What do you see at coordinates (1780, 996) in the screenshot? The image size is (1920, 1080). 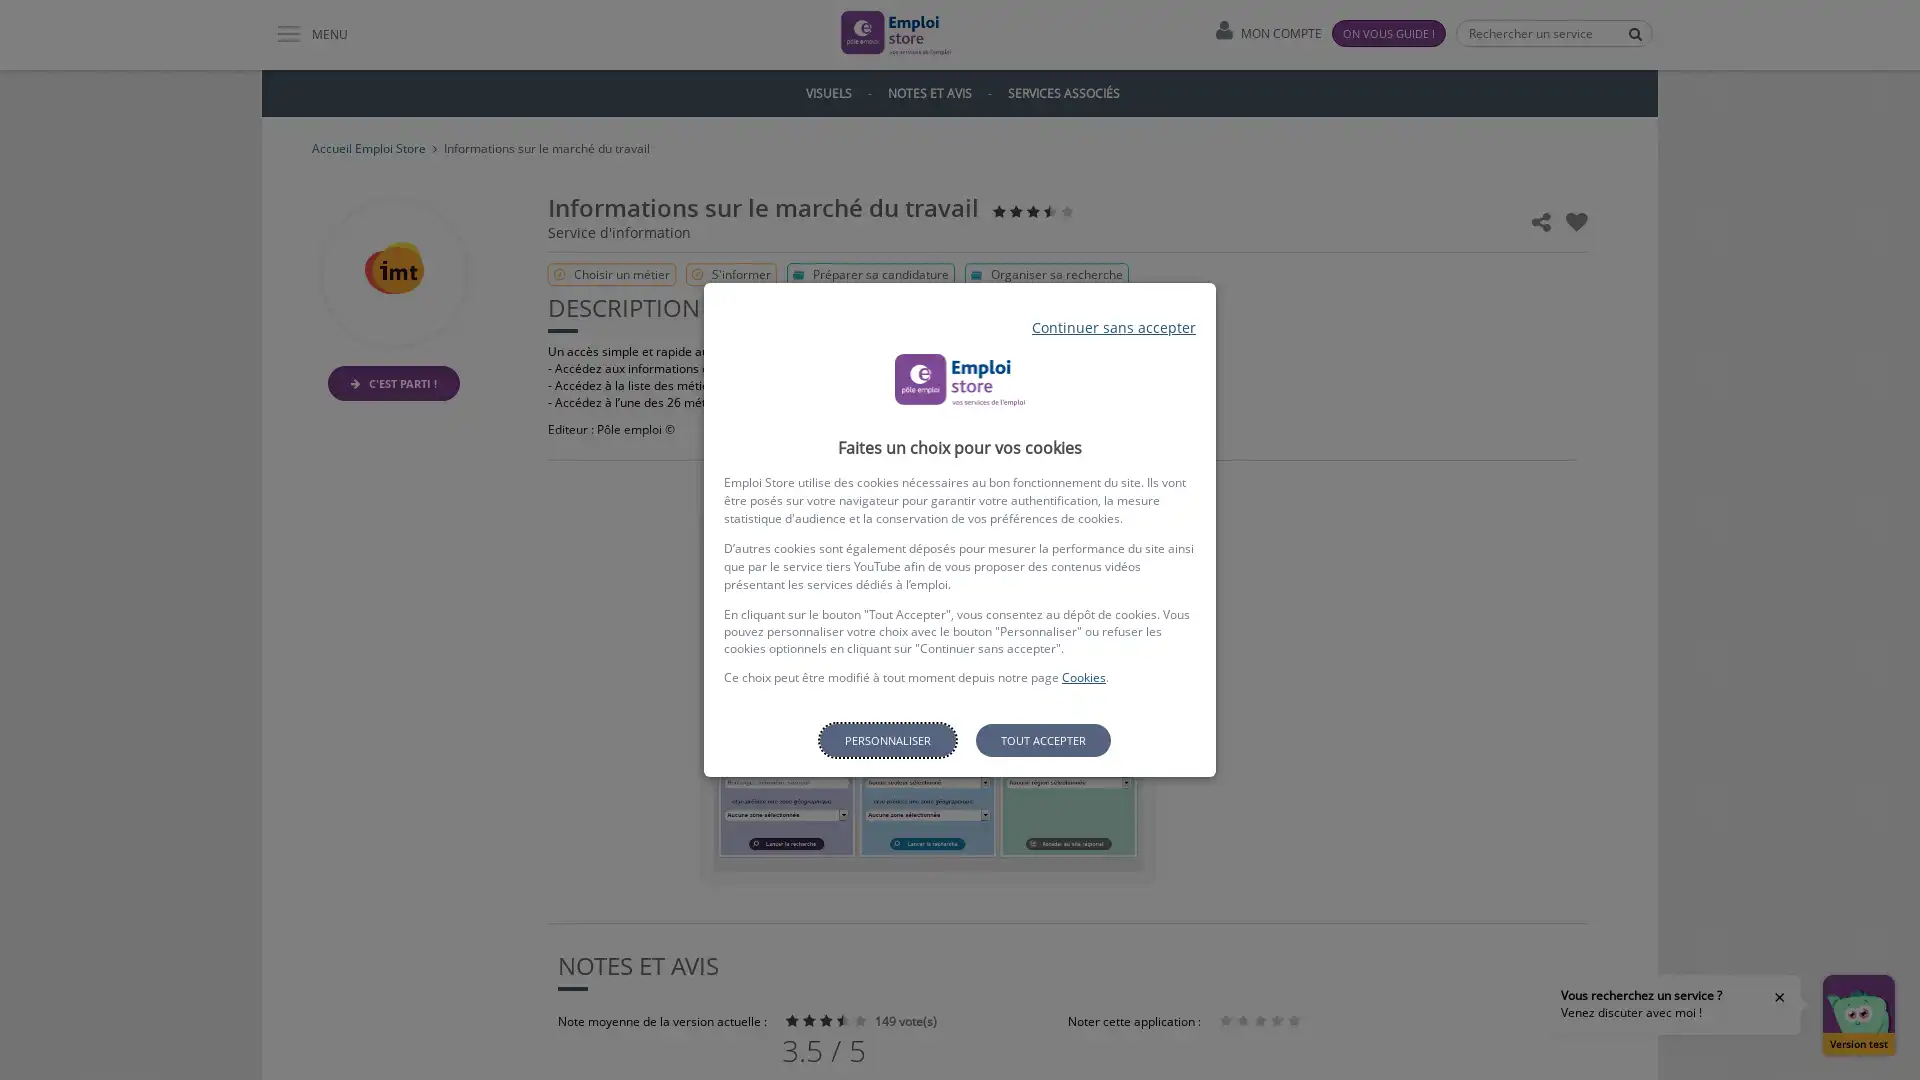 I see `Fermer la bulle d'aide` at bounding box center [1780, 996].